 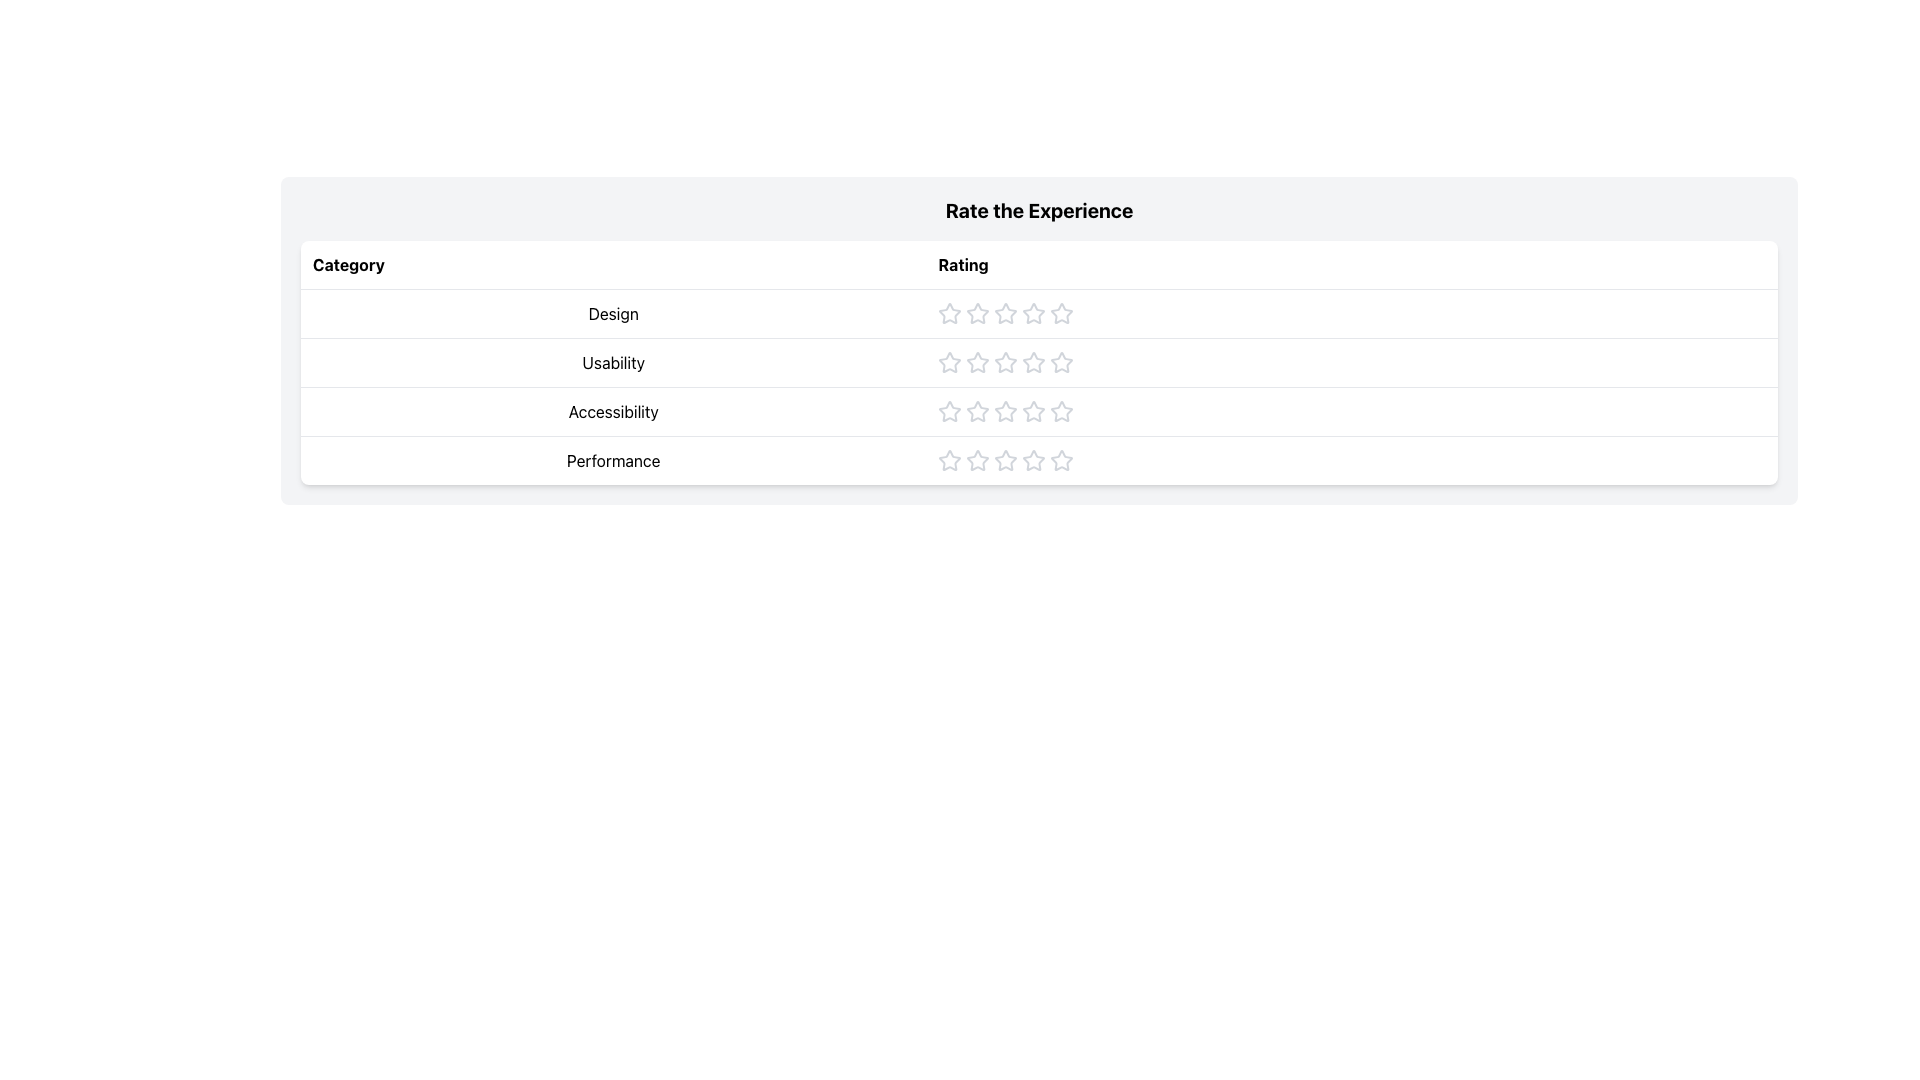 What do you see at coordinates (978, 460) in the screenshot?
I see `the second star icon in the Performance rating row to give a 2-out-of-5 rating` at bounding box center [978, 460].